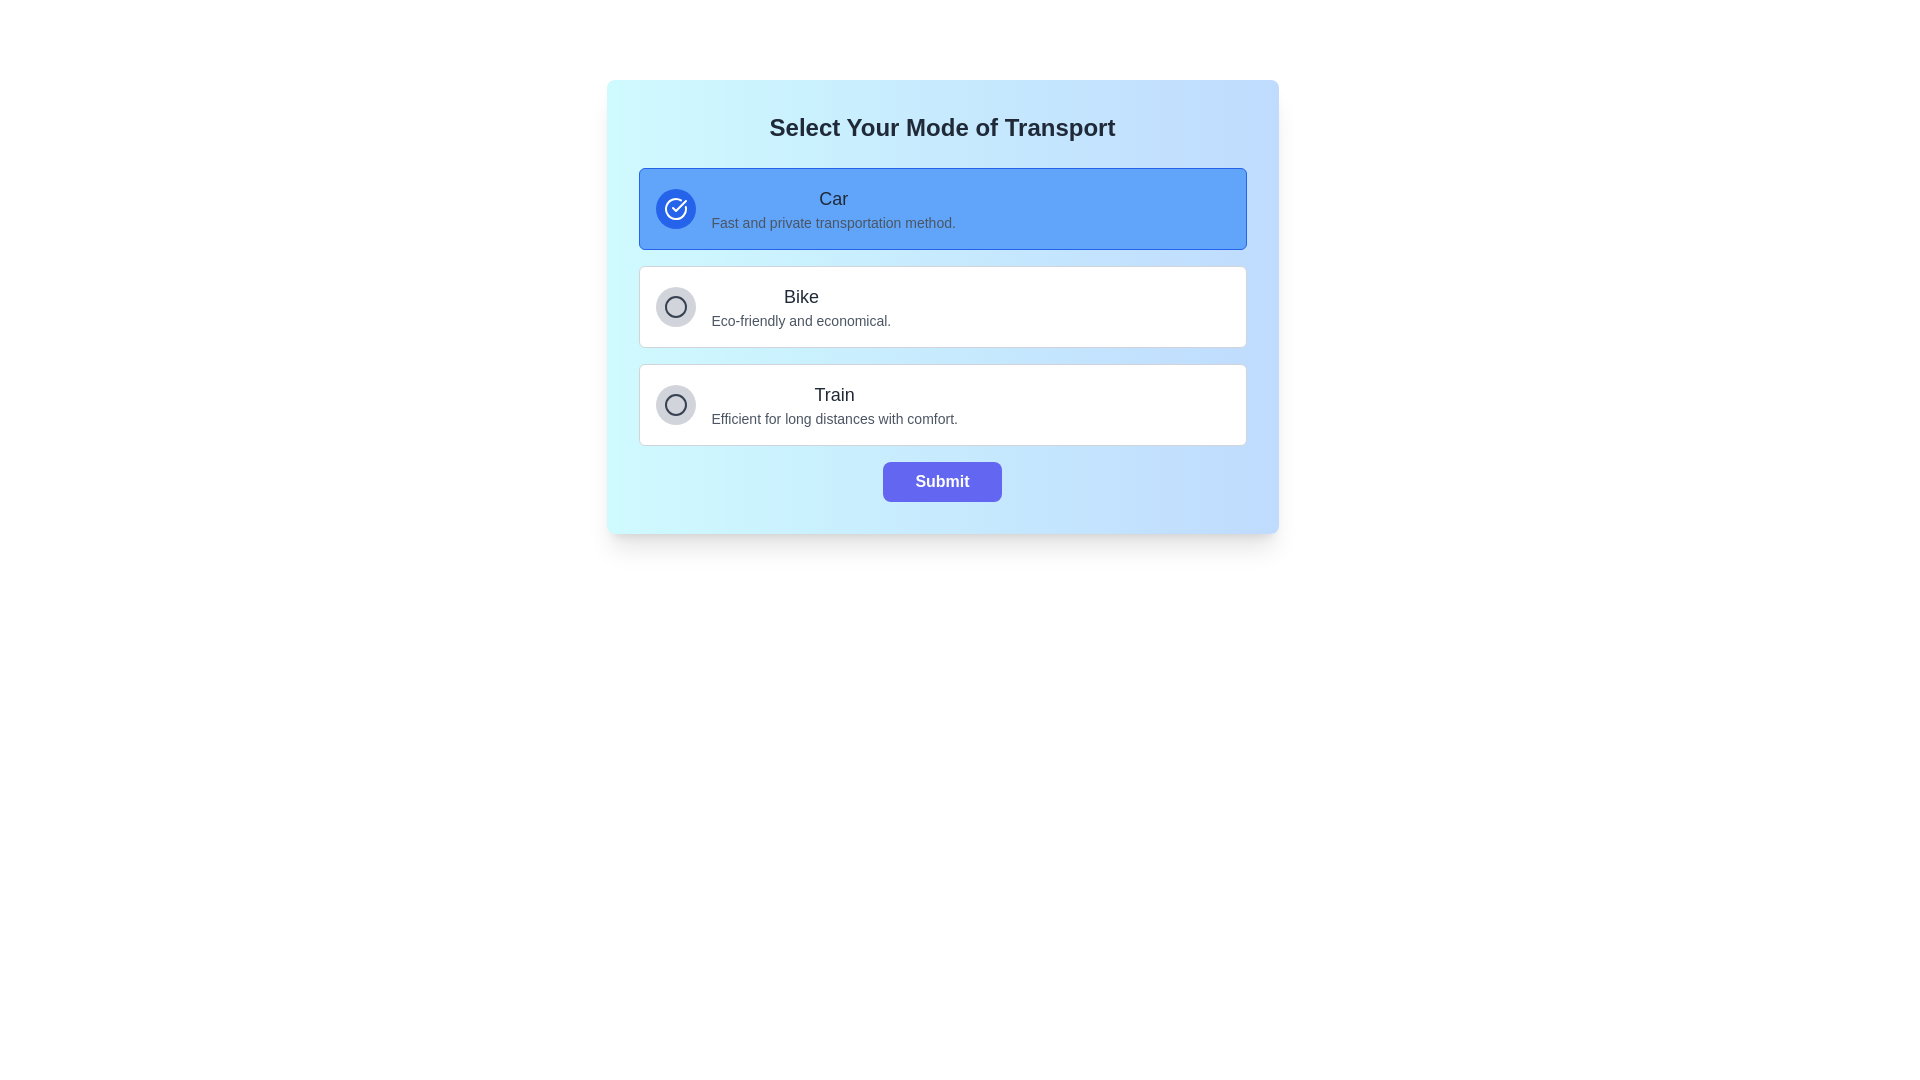 The image size is (1920, 1080). I want to click on the label or heading that indicates the mode of transport in the list of transport modes, which is visually centered in the second row of options, so click(801, 297).